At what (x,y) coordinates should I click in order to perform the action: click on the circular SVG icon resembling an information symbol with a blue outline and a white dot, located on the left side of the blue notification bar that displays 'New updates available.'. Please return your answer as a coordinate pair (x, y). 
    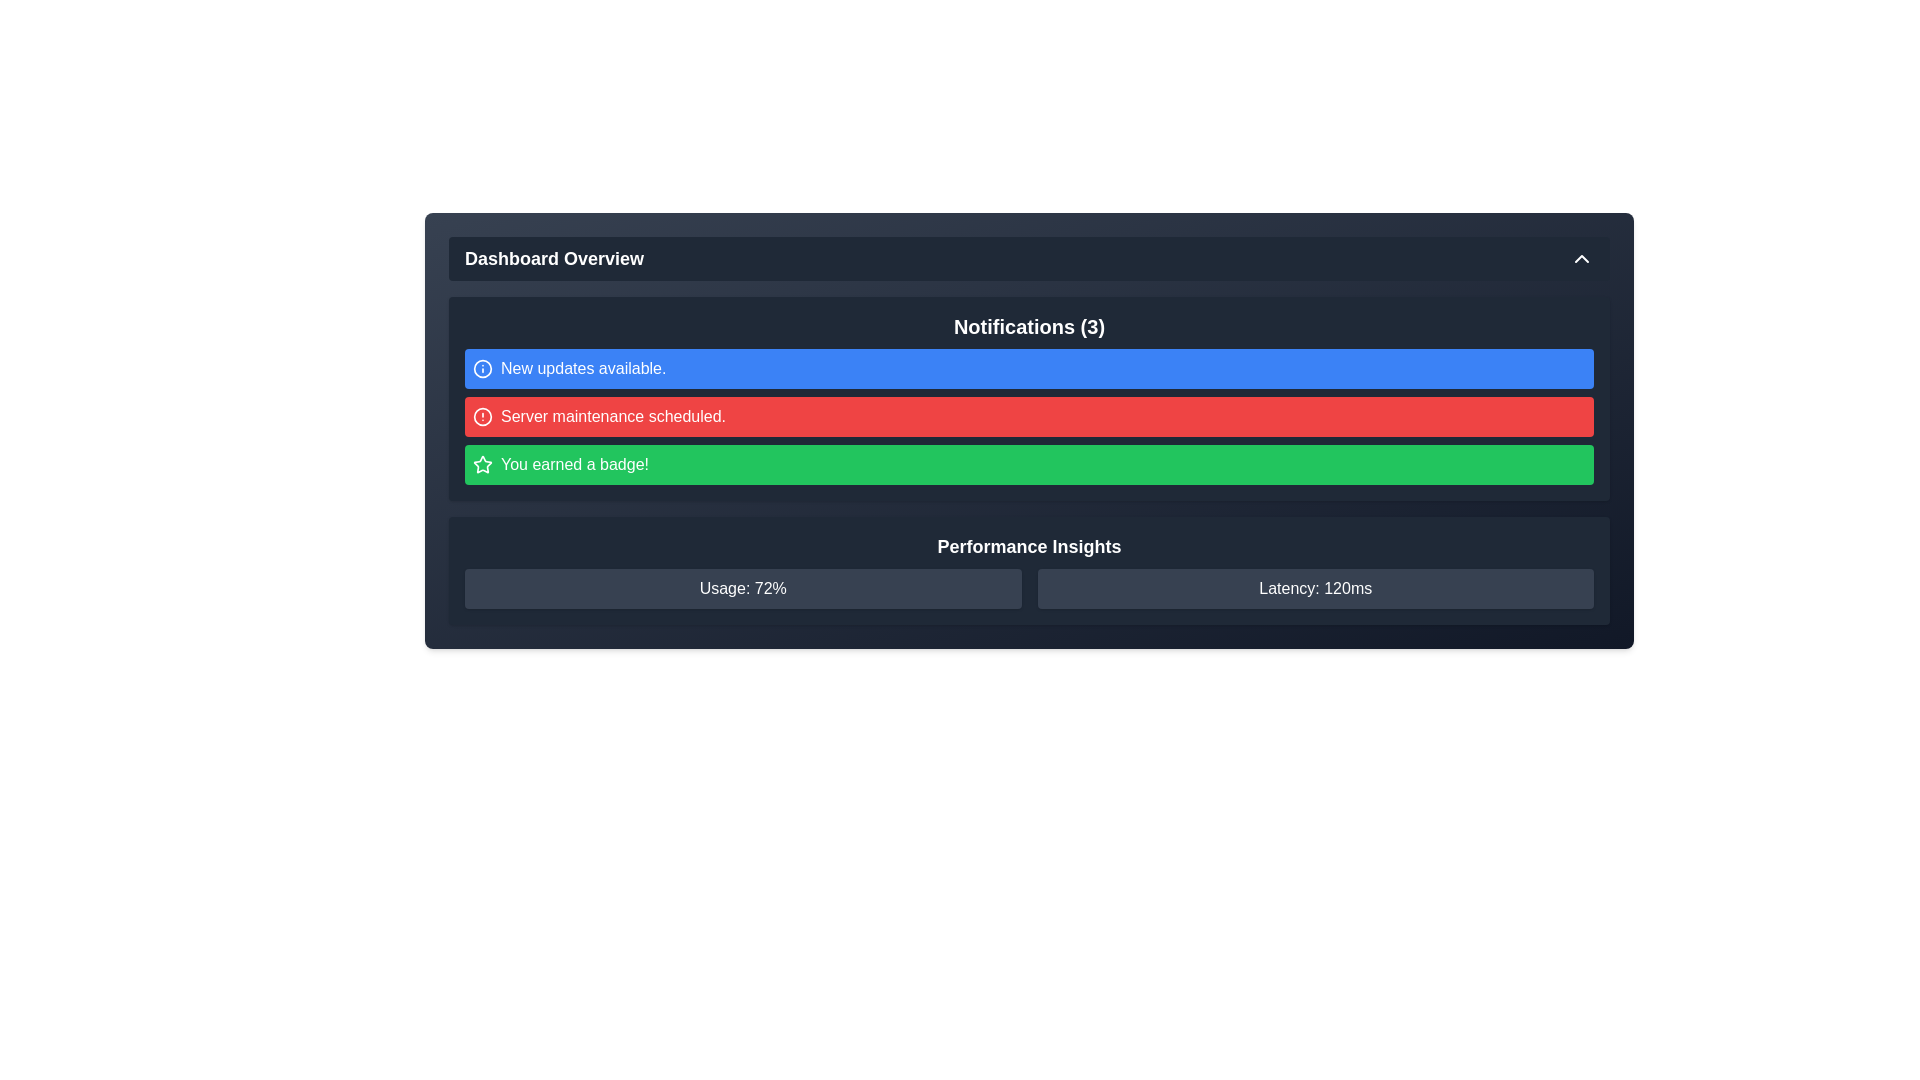
    Looking at the image, I should click on (483, 369).